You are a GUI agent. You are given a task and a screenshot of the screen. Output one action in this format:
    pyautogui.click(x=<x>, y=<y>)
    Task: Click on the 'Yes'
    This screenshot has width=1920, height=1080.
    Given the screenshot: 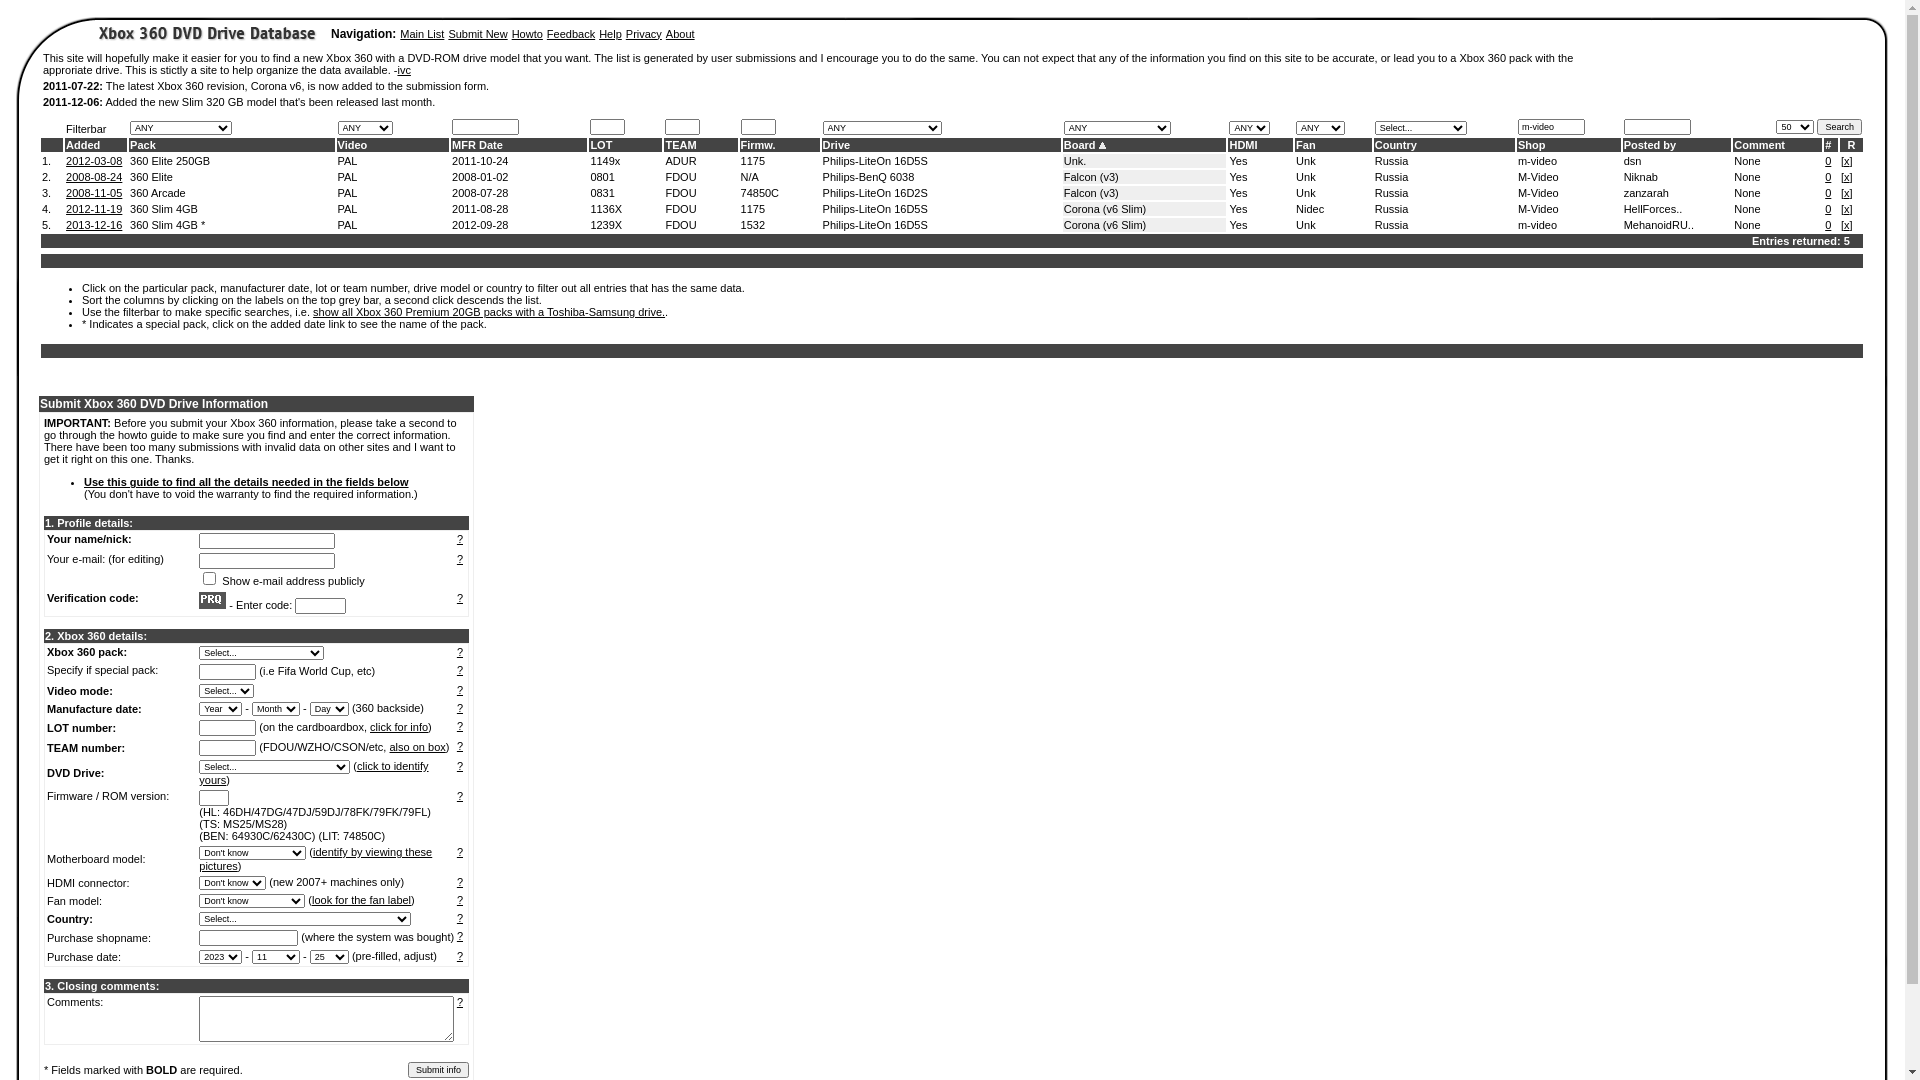 What is the action you would take?
    pyautogui.click(x=1237, y=160)
    